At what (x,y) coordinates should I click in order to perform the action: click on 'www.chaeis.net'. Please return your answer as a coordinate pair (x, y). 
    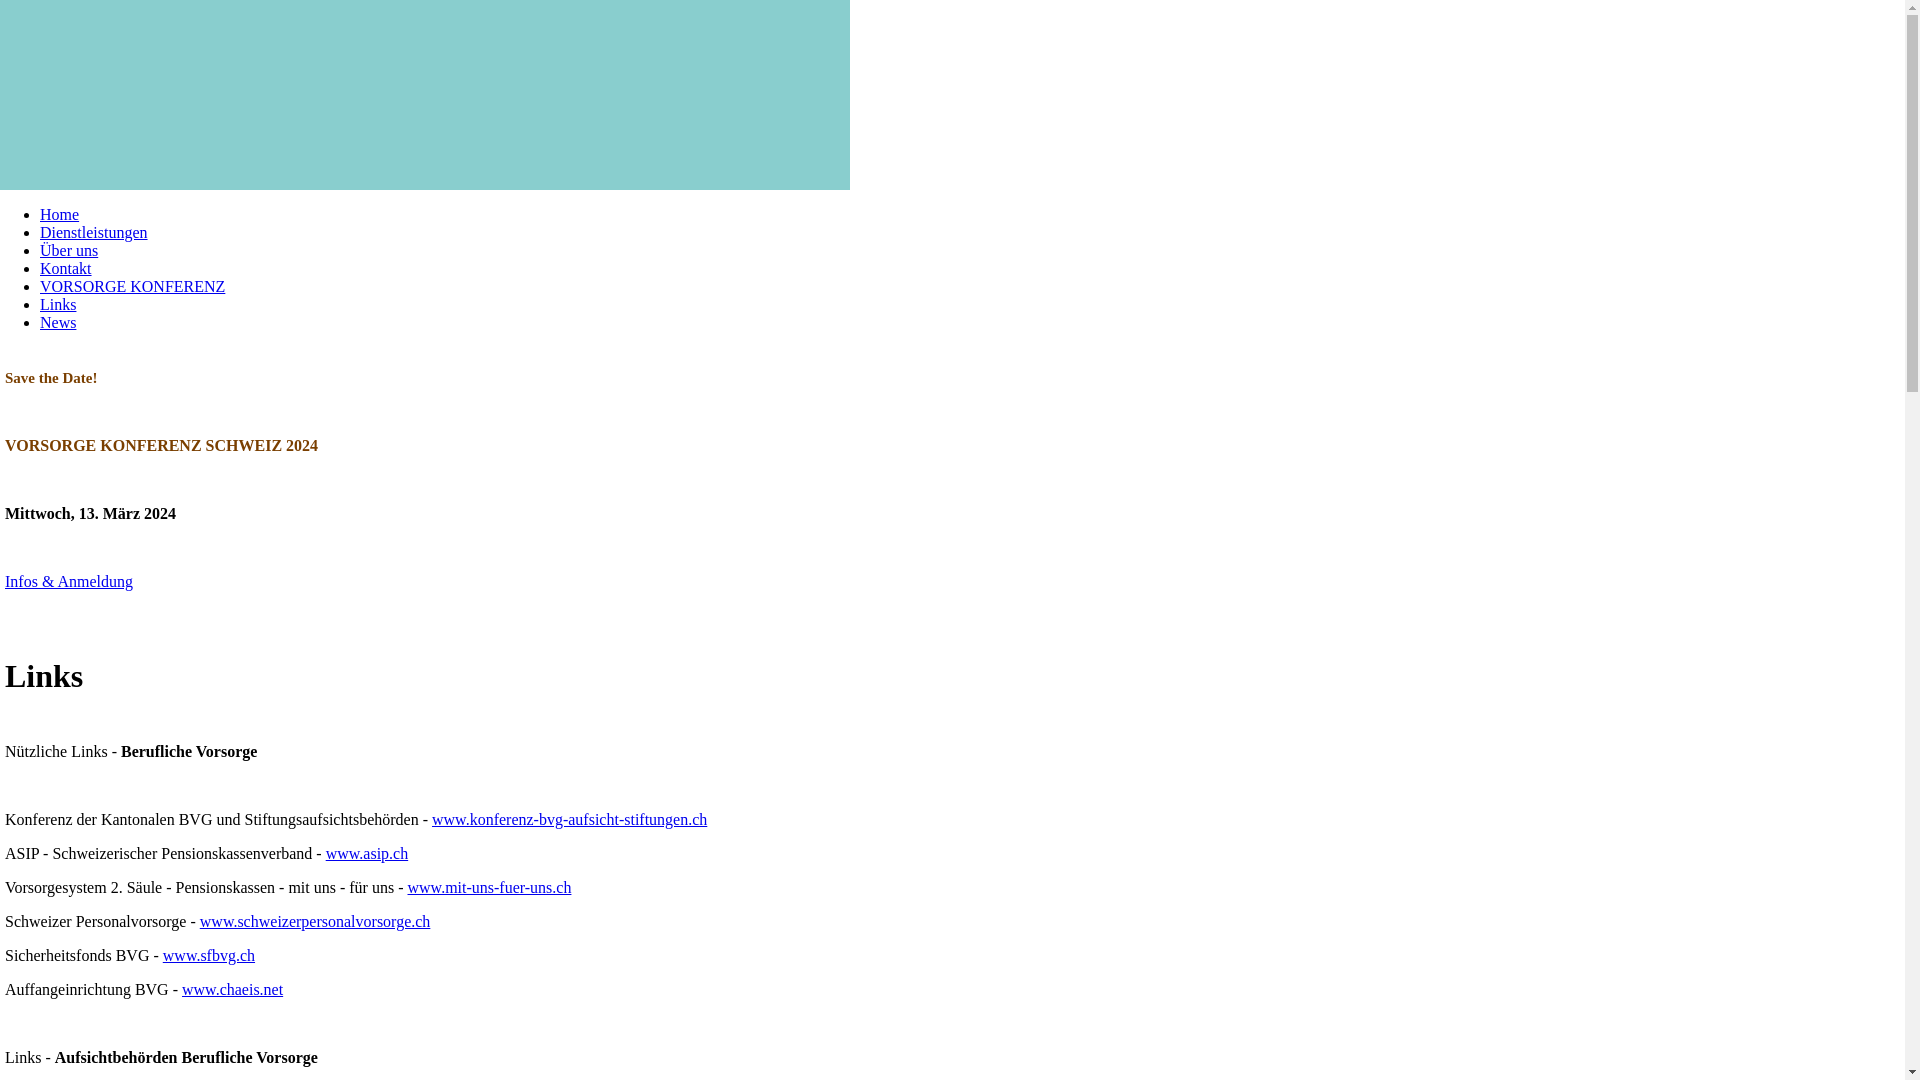
    Looking at the image, I should click on (232, 988).